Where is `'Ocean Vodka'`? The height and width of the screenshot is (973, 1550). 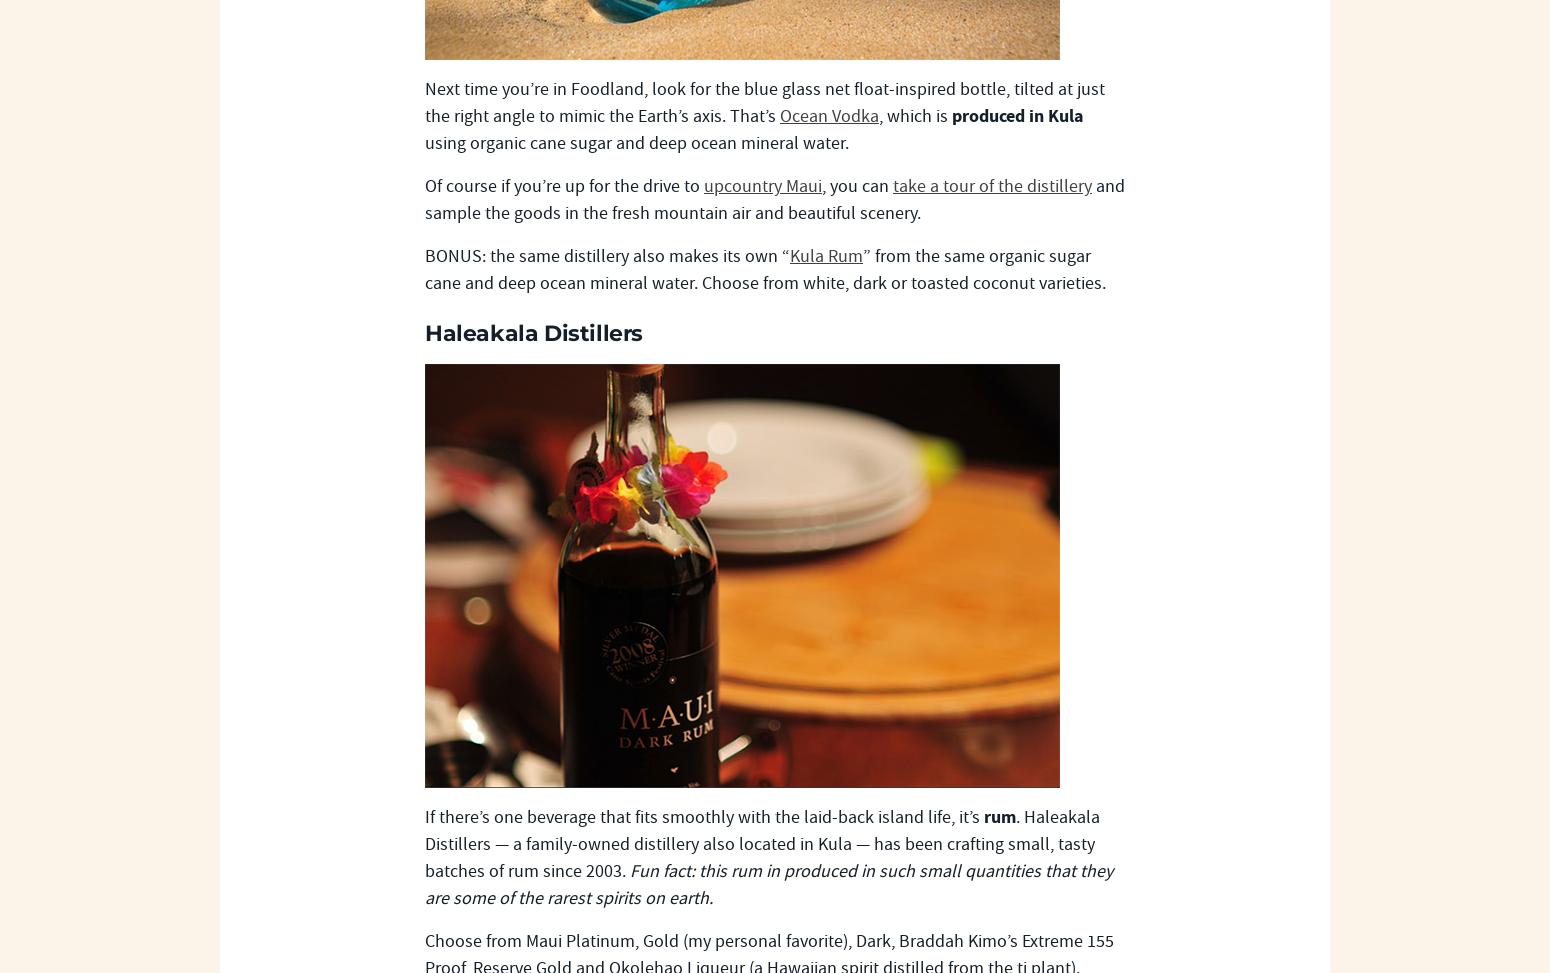
'Ocean Vodka' is located at coordinates (828, 115).